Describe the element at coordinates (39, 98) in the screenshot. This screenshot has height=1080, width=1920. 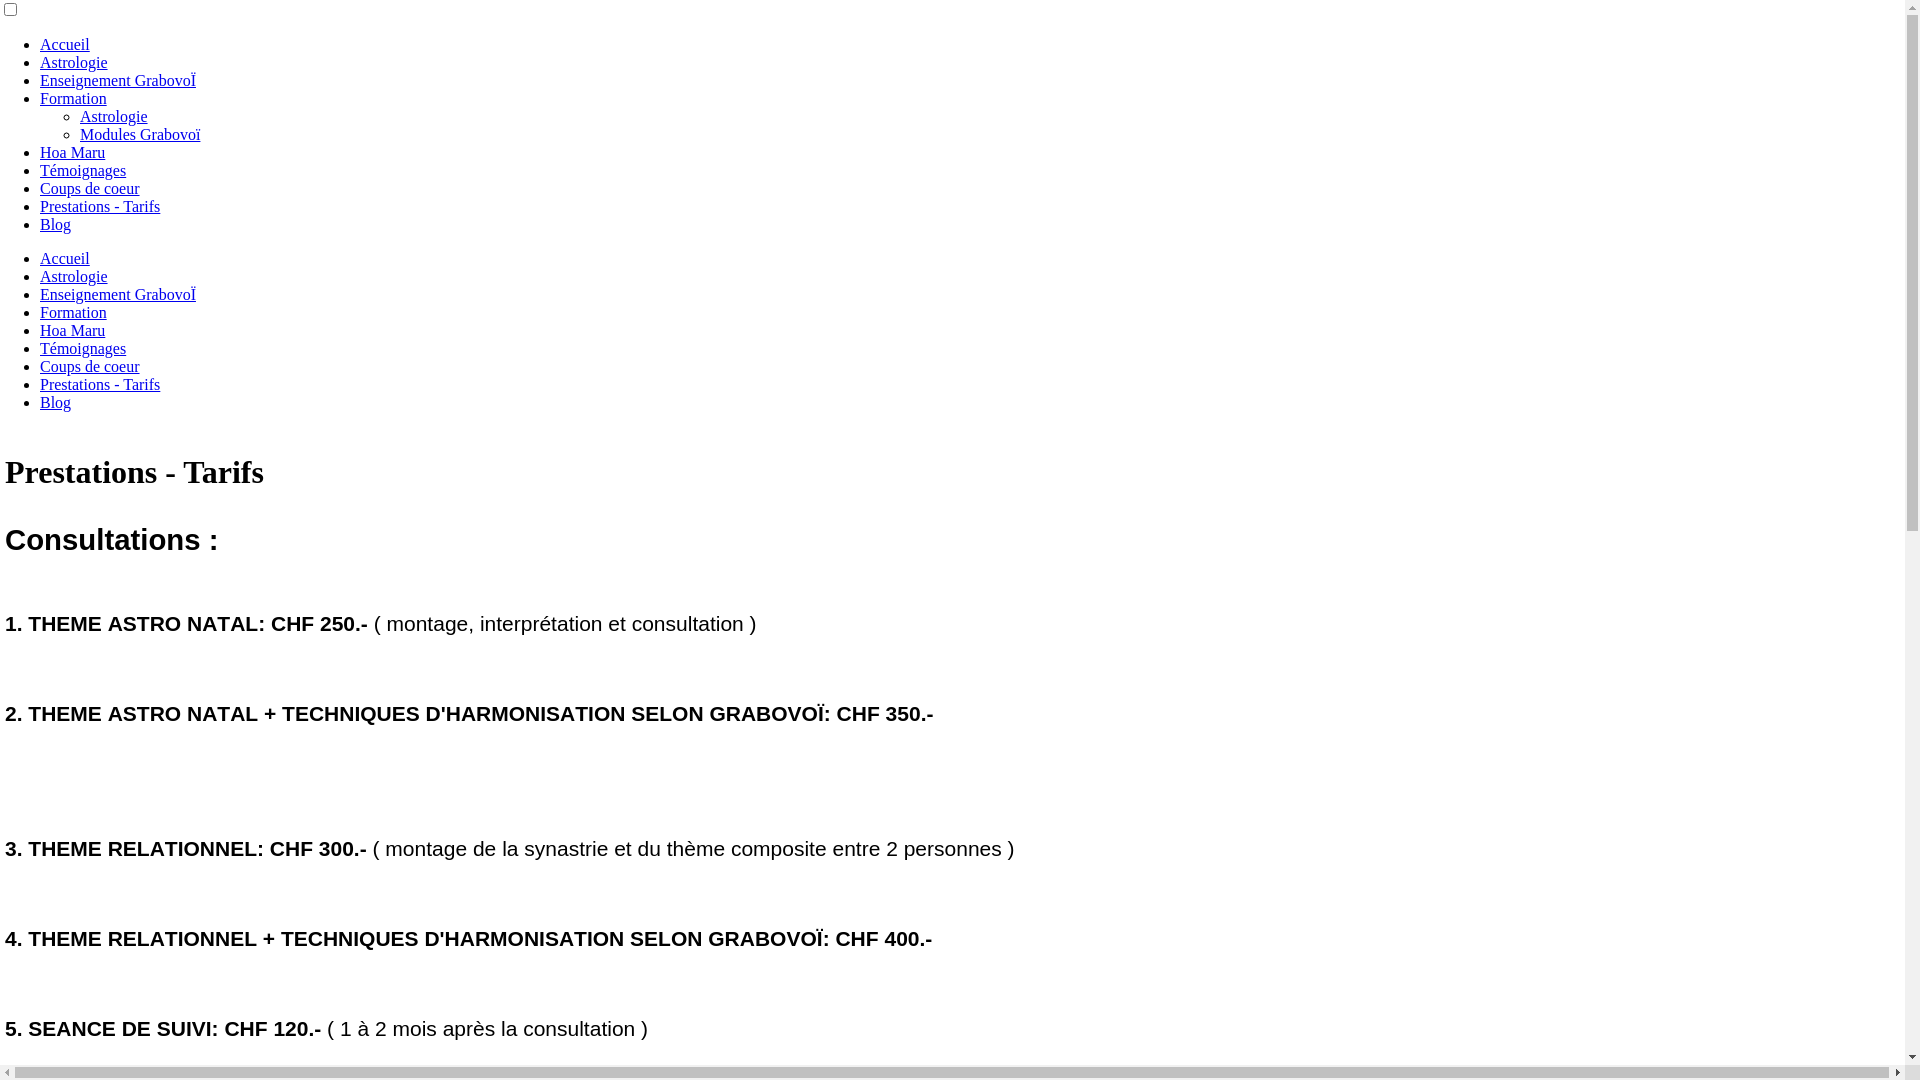
I see `'Formation'` at that location.